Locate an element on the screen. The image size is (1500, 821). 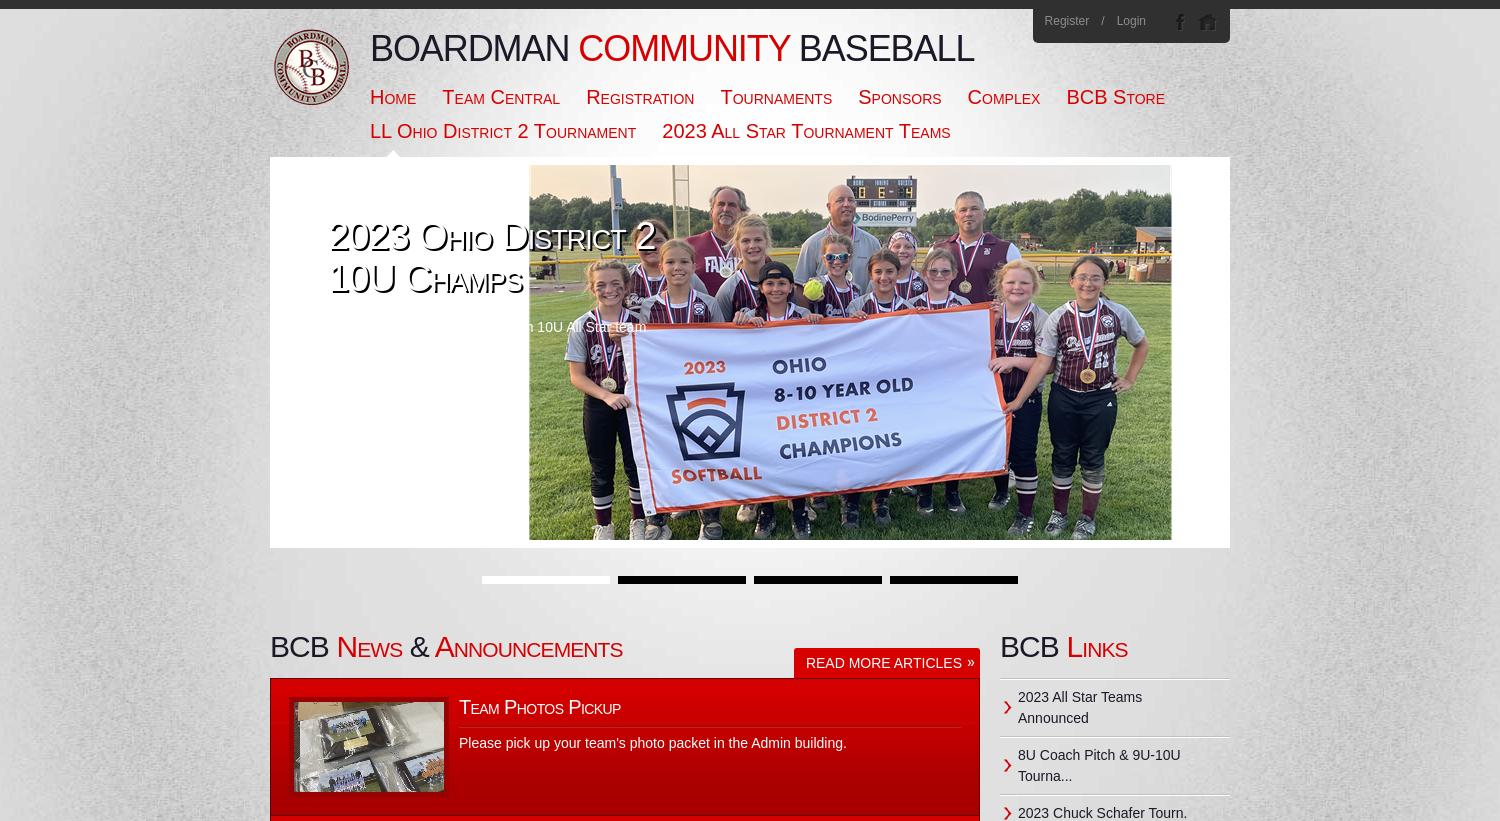
'2023 Chuck Schafer Tourn.' is located at coordinates (1018, 813).